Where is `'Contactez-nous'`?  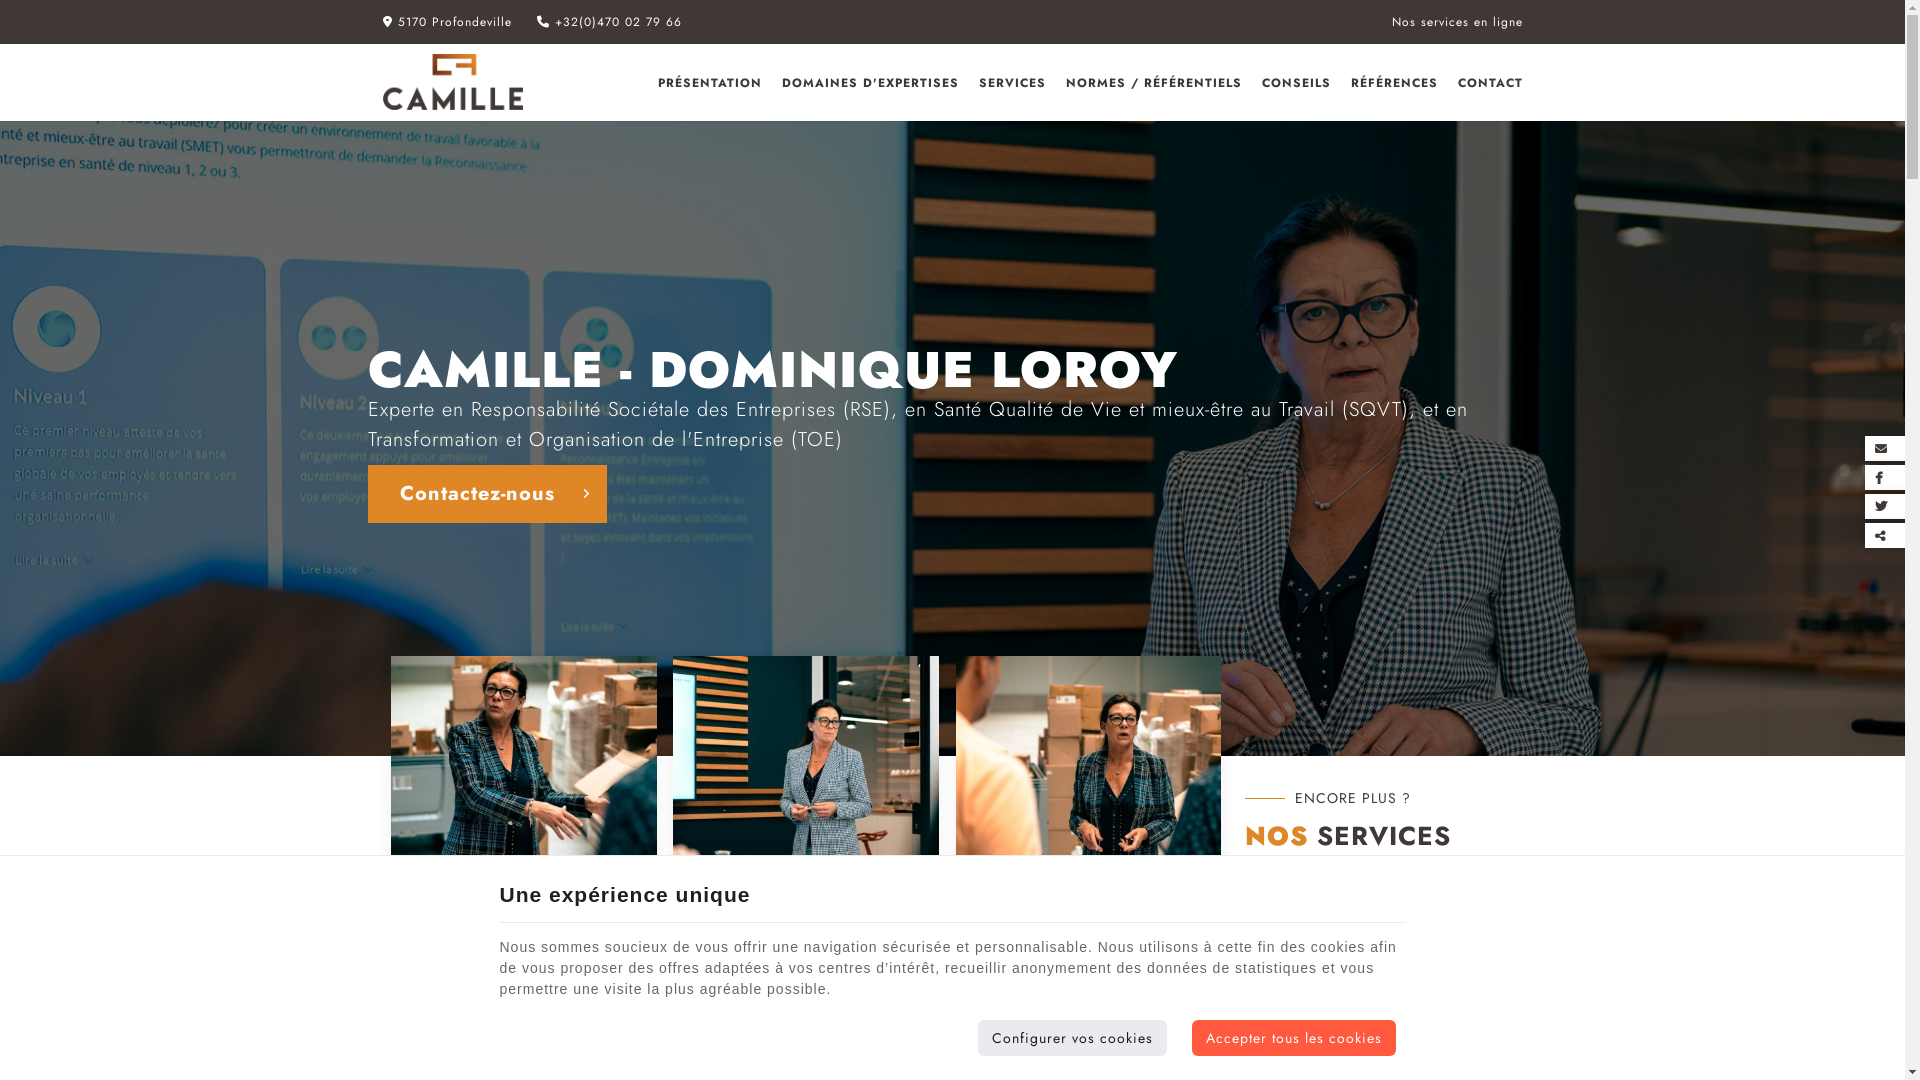
'Contactez-nous' is located at coordinates (487, 493).